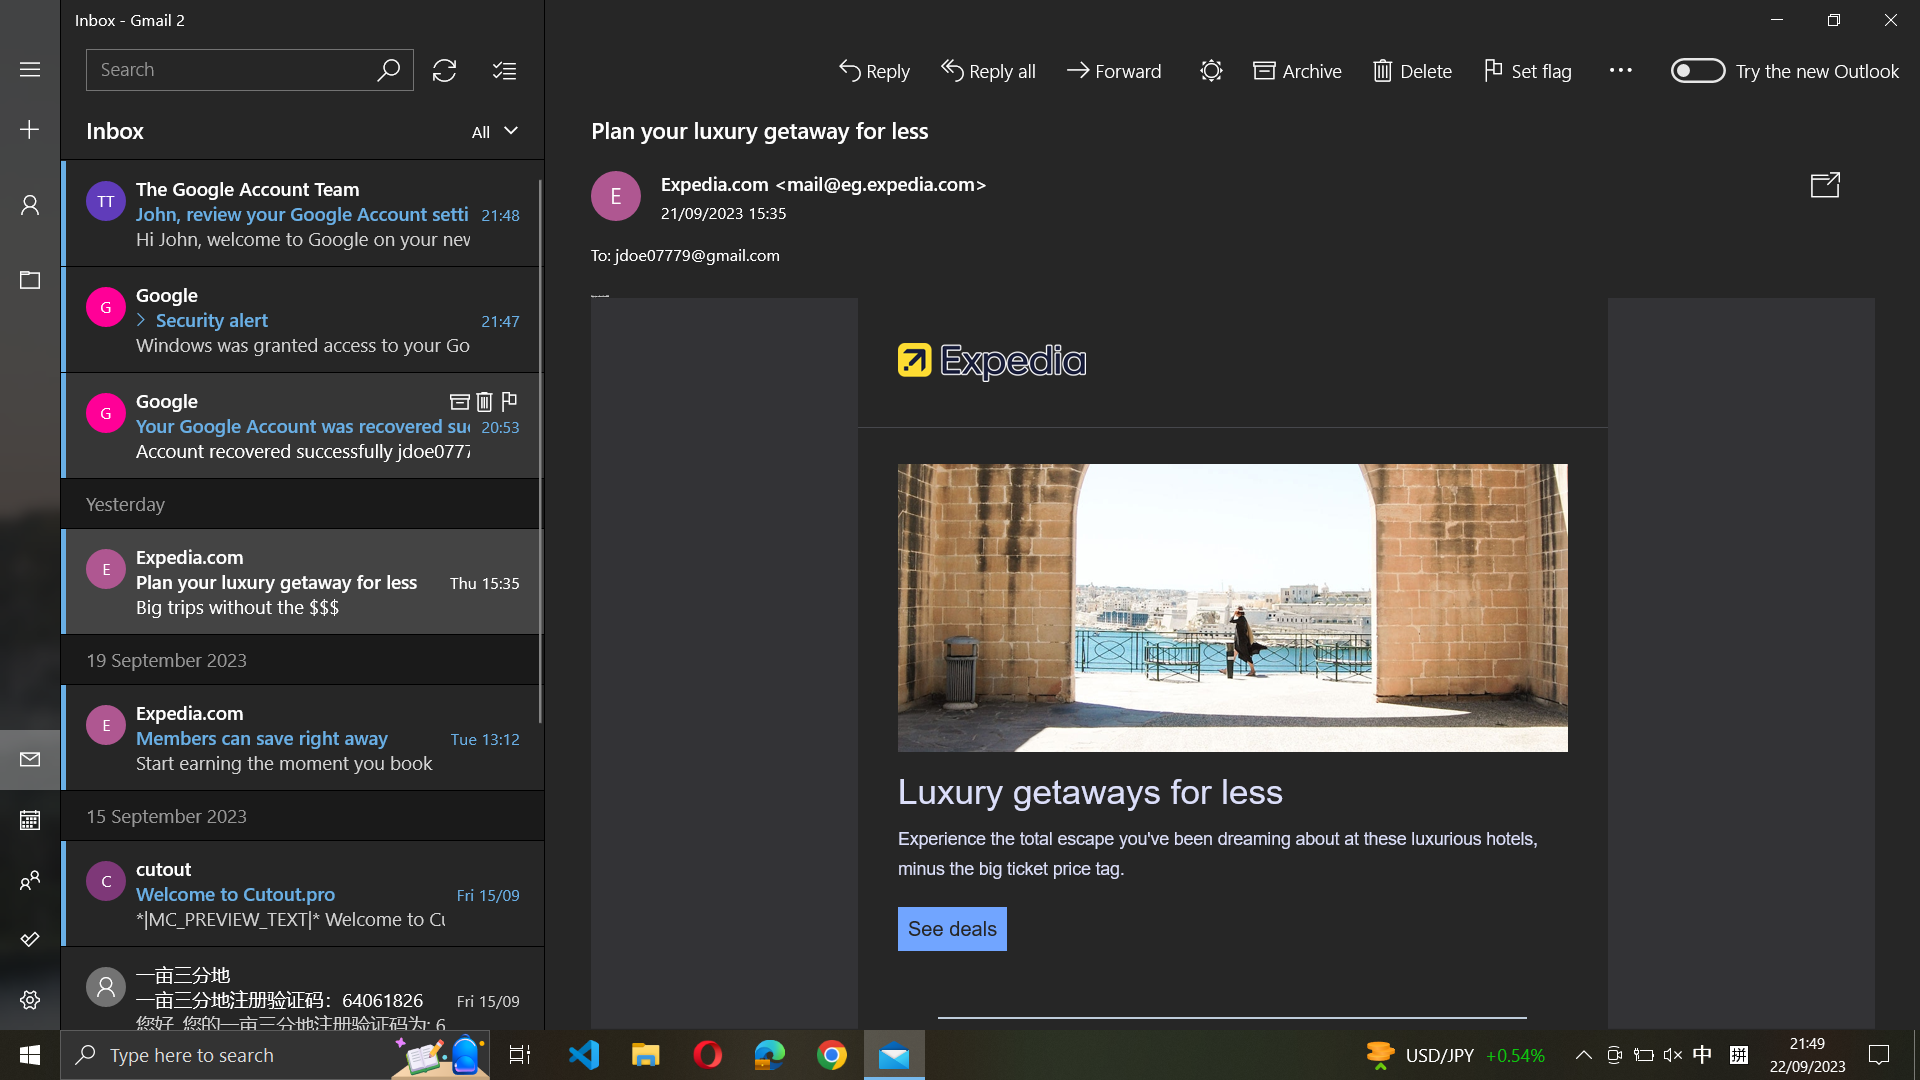 The height and width of the screenshot is (1080, 1920). Describe the element at coordinates (248, 68) in the screenshot. I see `Locate Expedia.com"s emails in your inbox` at that location.